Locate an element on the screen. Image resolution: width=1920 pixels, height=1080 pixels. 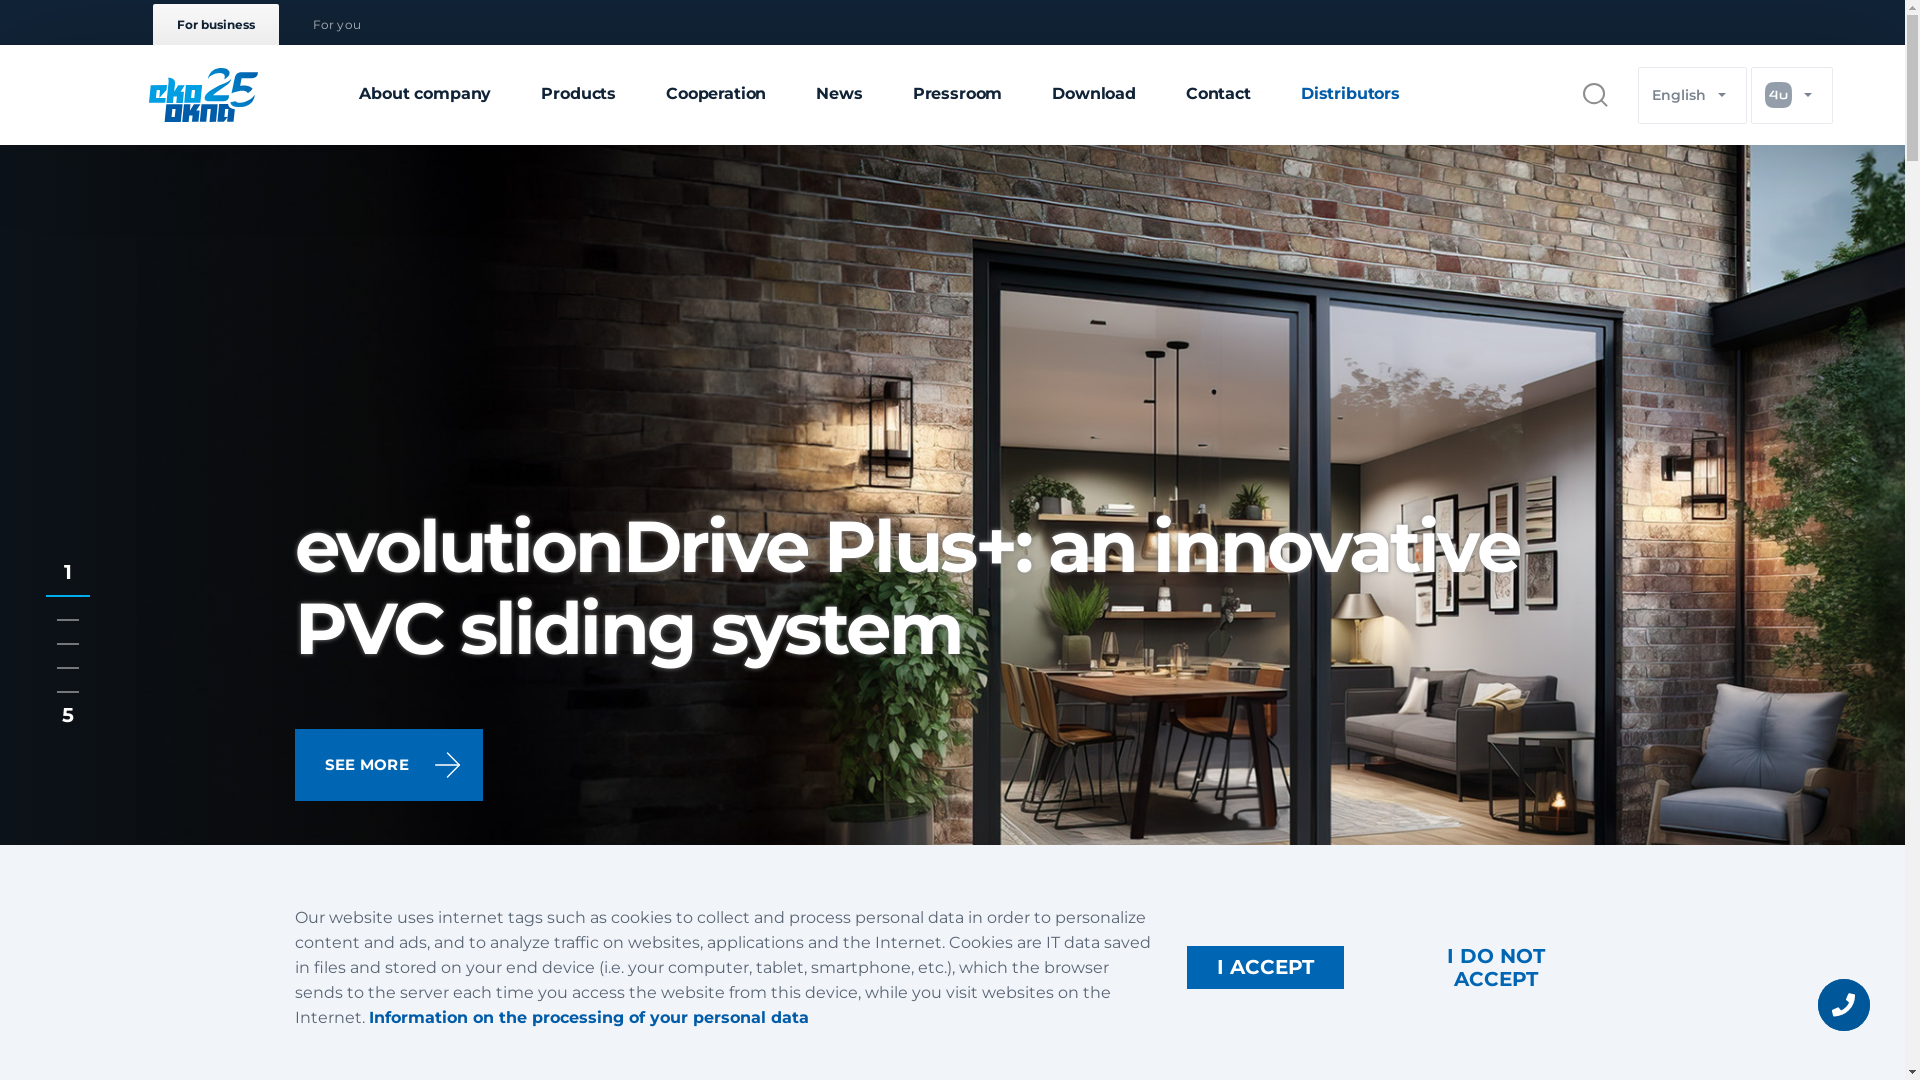
'Pressroom' is located at coordinates (957, 95).